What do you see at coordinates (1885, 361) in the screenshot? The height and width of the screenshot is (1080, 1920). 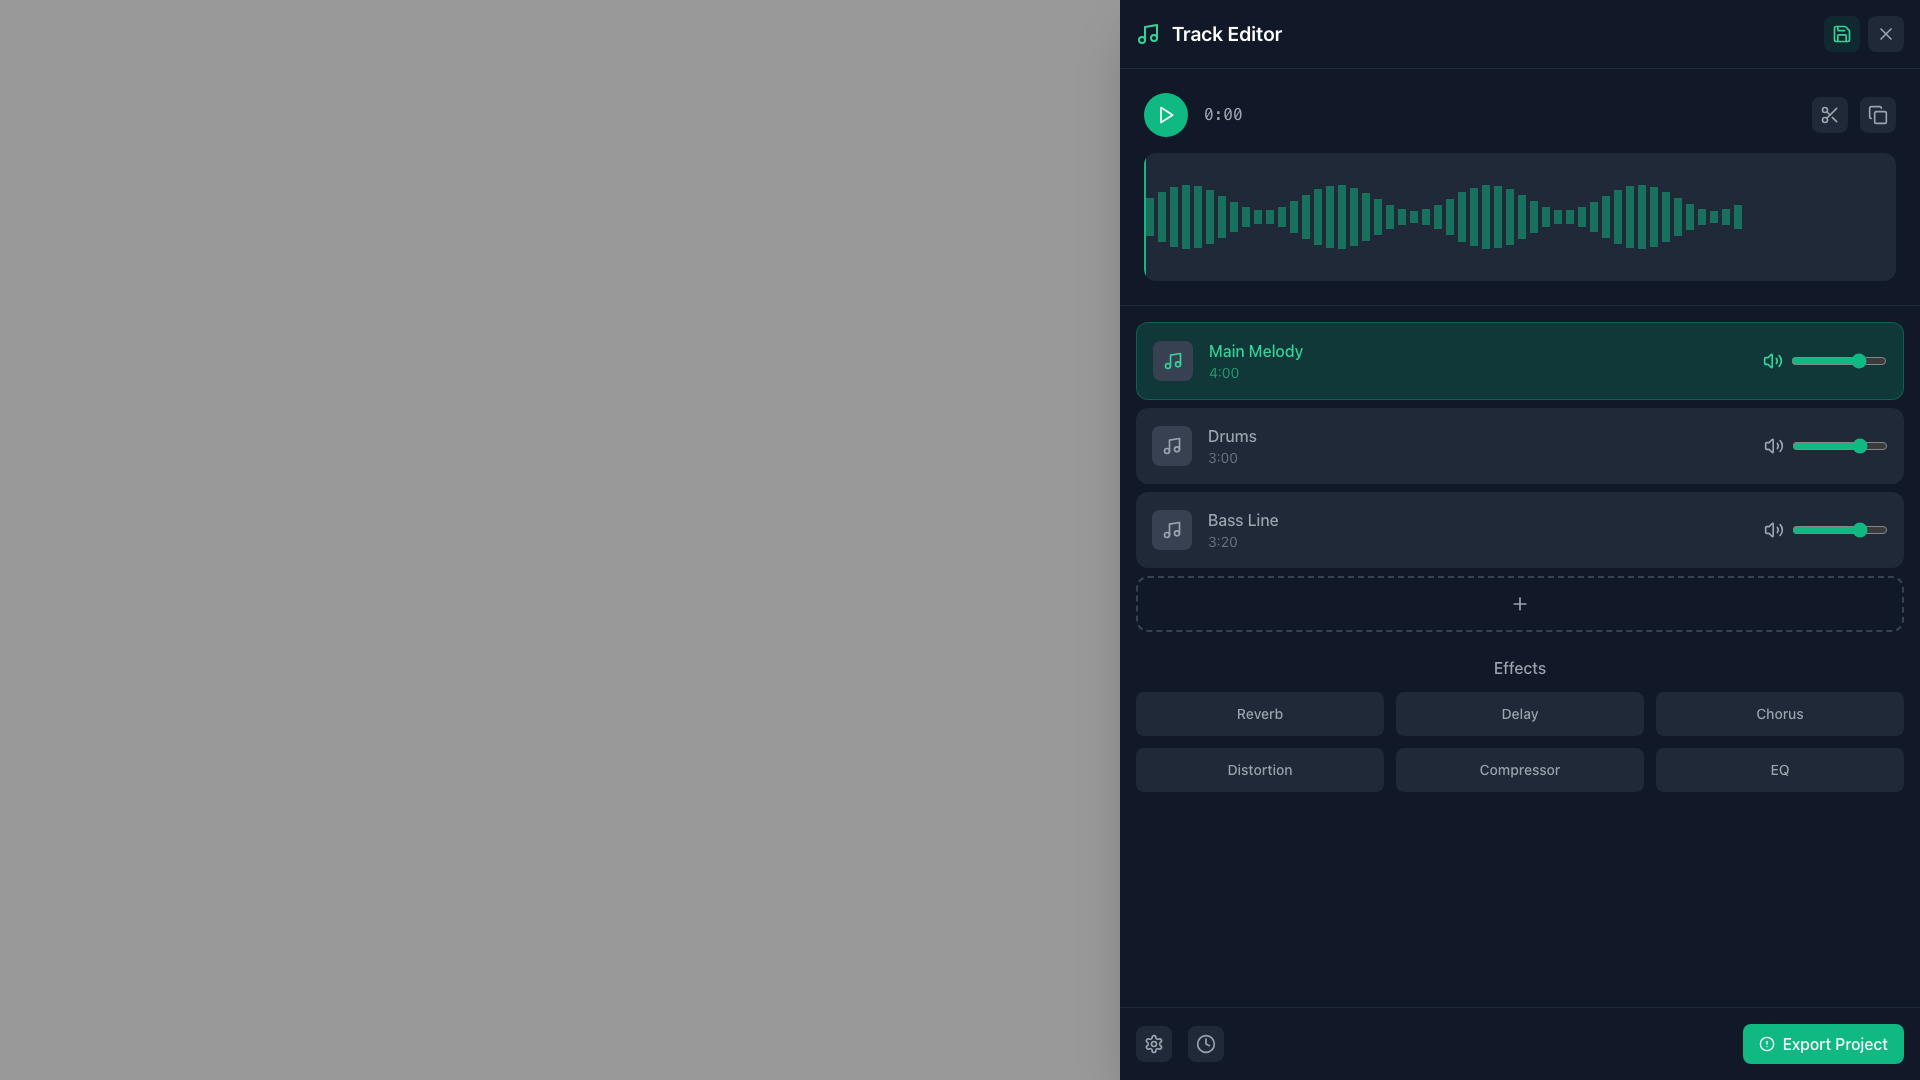 I see `the slider value` at bounding box center [1885, 361].